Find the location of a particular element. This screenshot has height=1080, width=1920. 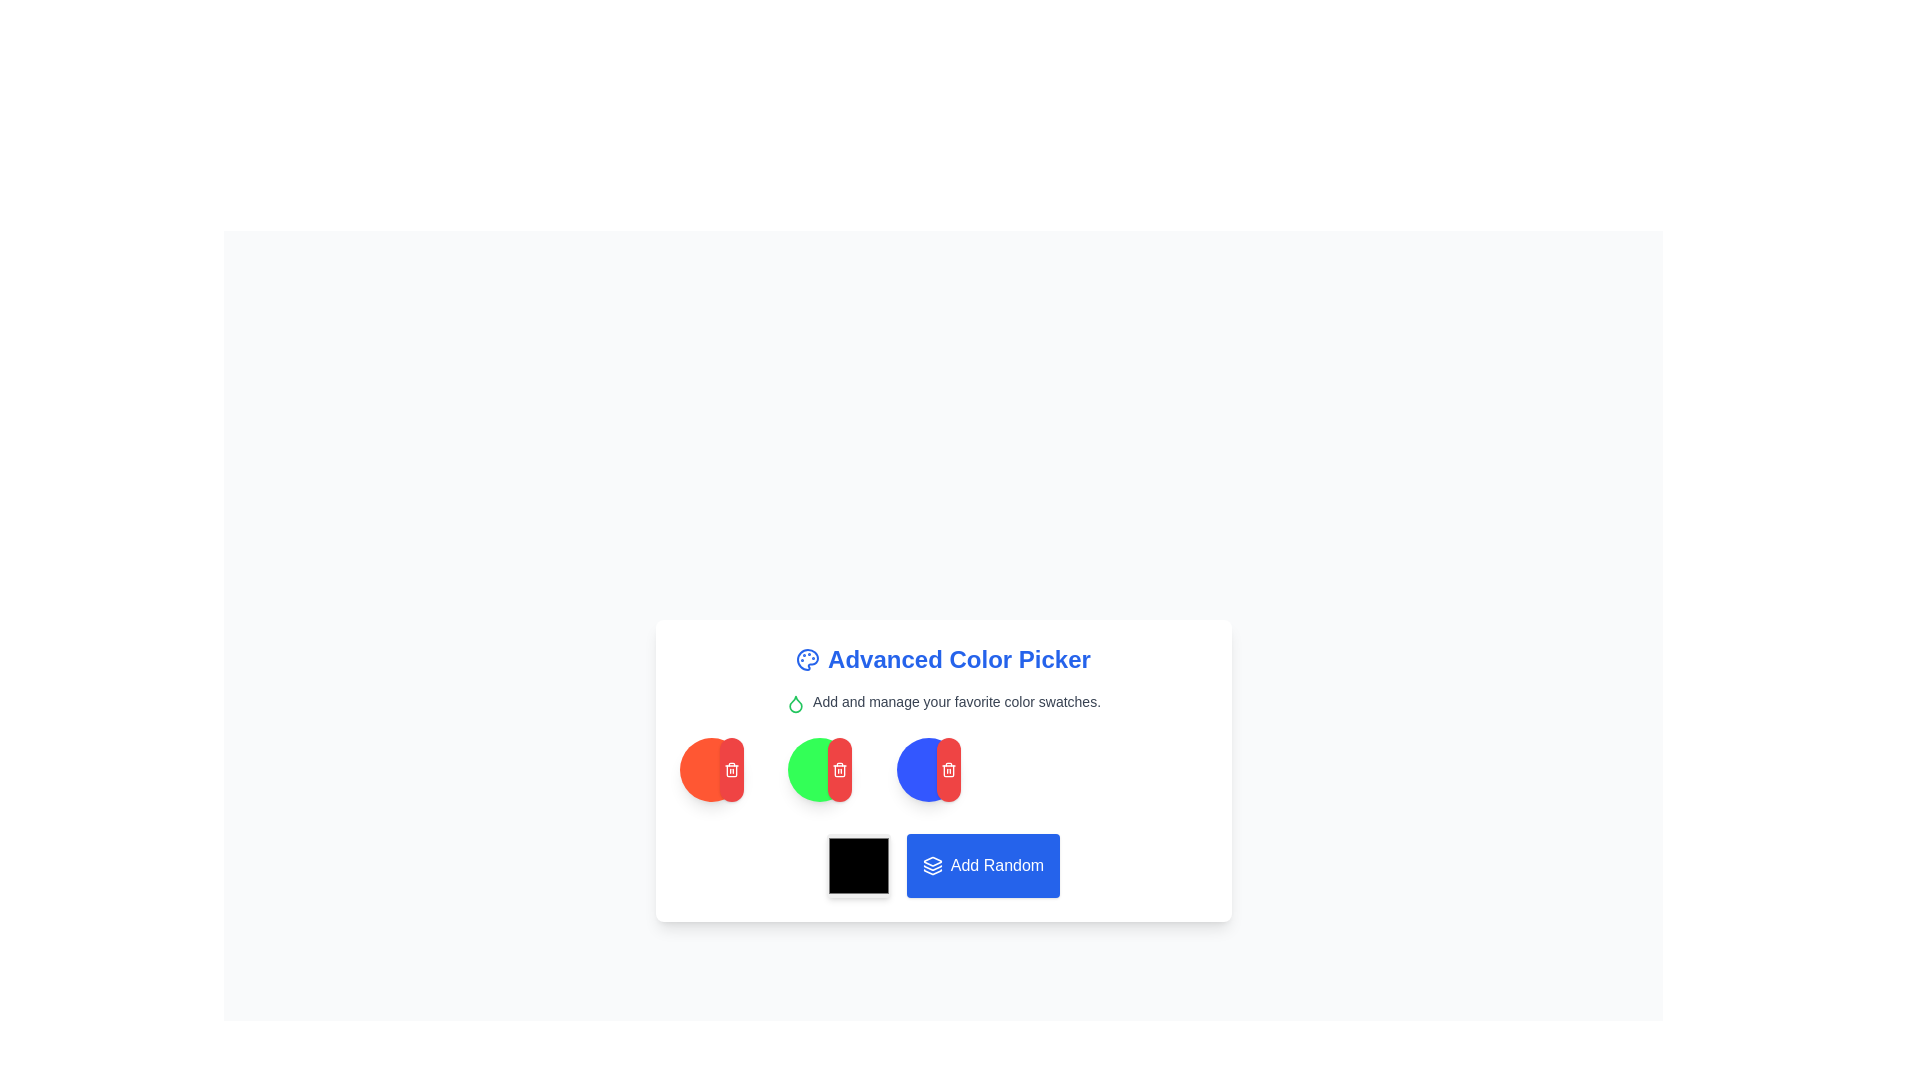

the delete button for the associated color swatch is located at coordinates (730, 768).